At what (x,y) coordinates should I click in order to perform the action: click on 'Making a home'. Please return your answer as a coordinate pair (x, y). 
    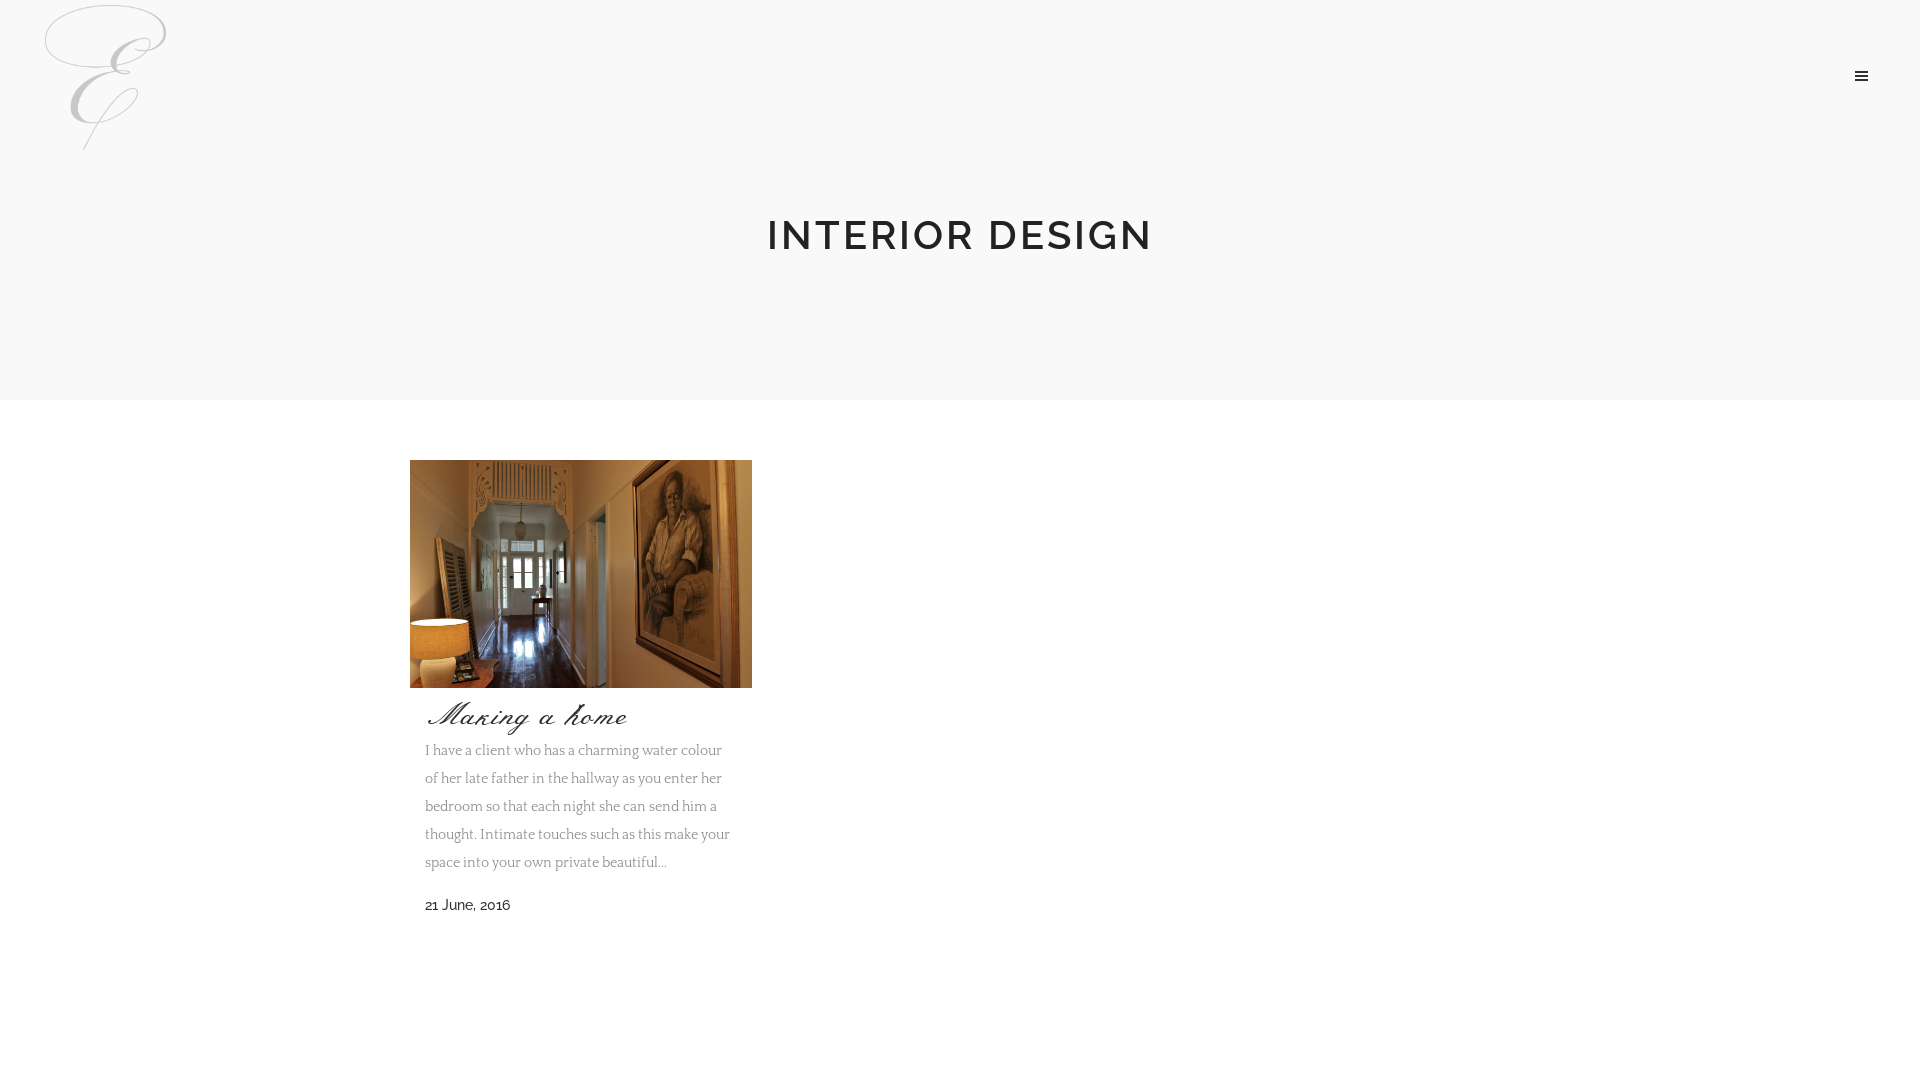
    Looking at the image, I should click on (579, 574).